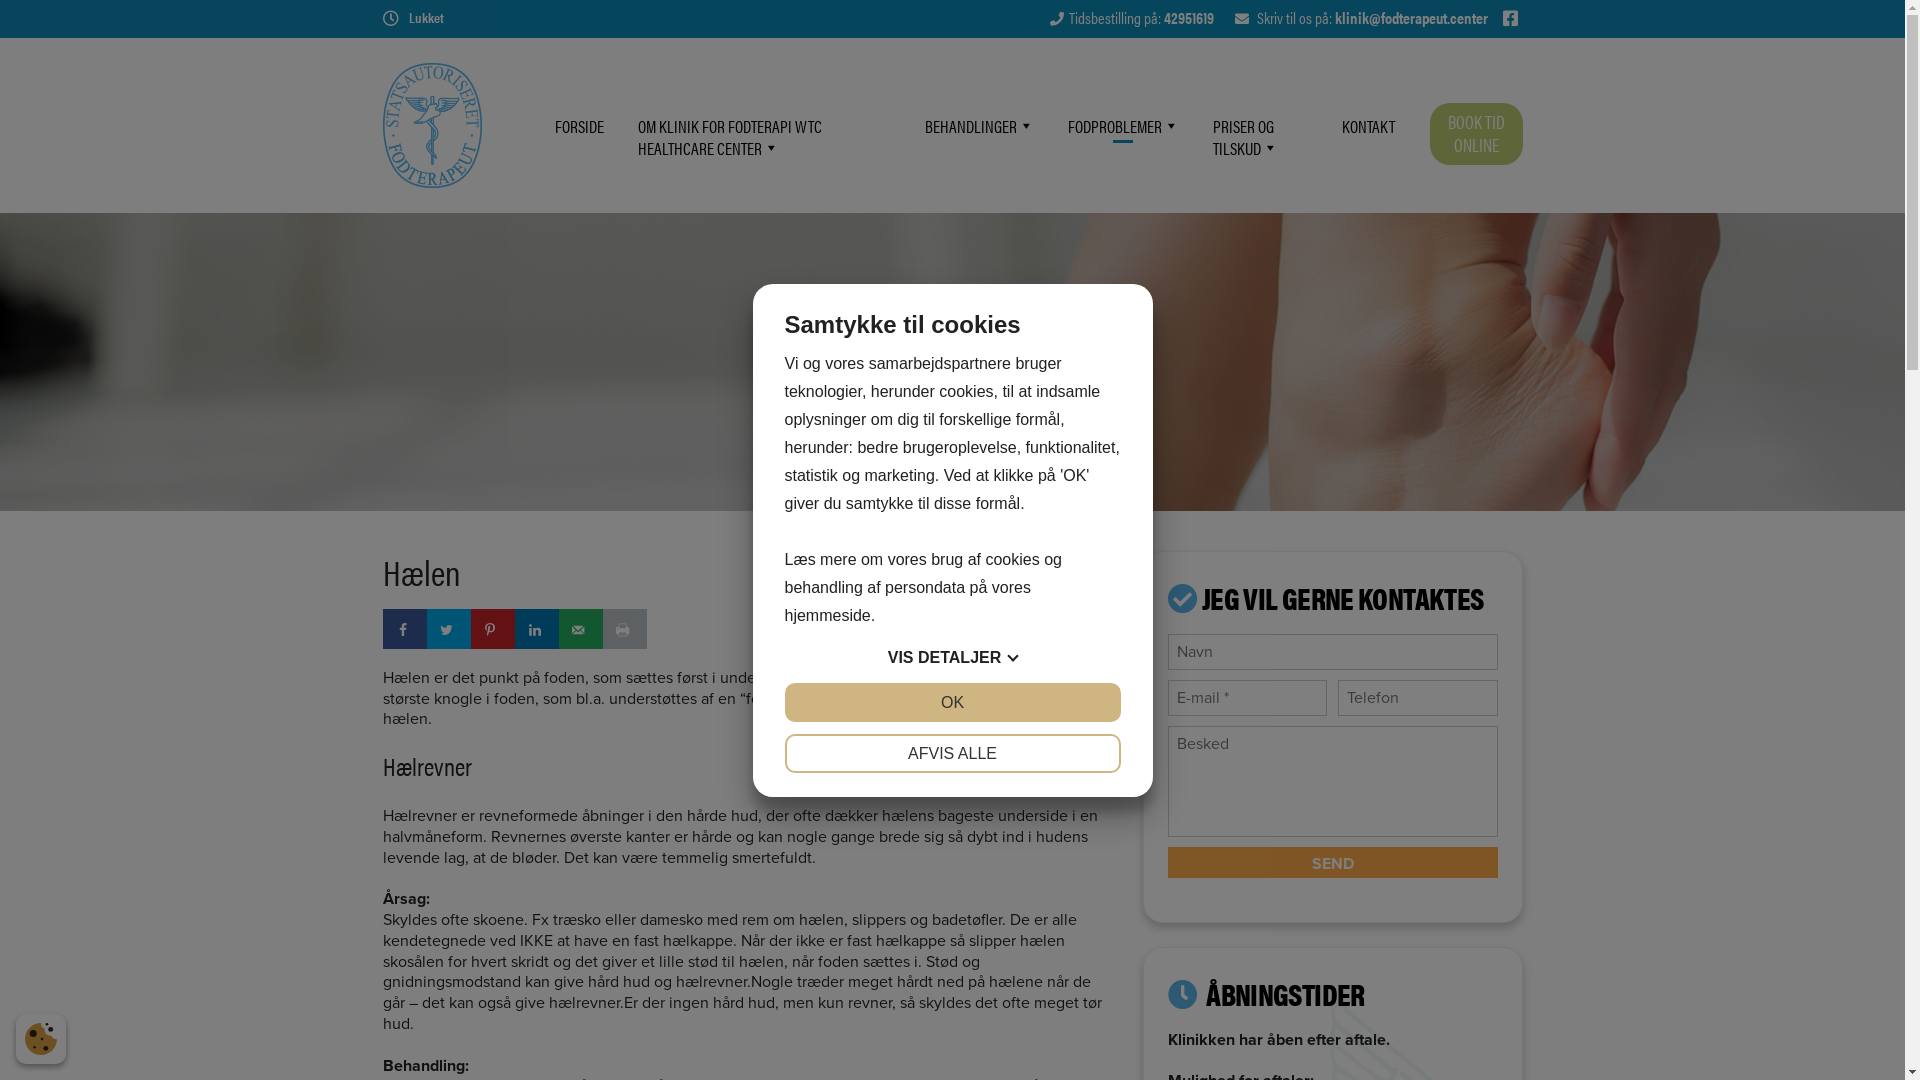  Describe the element at coordinates (600, 627) in the screenshot. I see `'Print this webpage'` at that location.